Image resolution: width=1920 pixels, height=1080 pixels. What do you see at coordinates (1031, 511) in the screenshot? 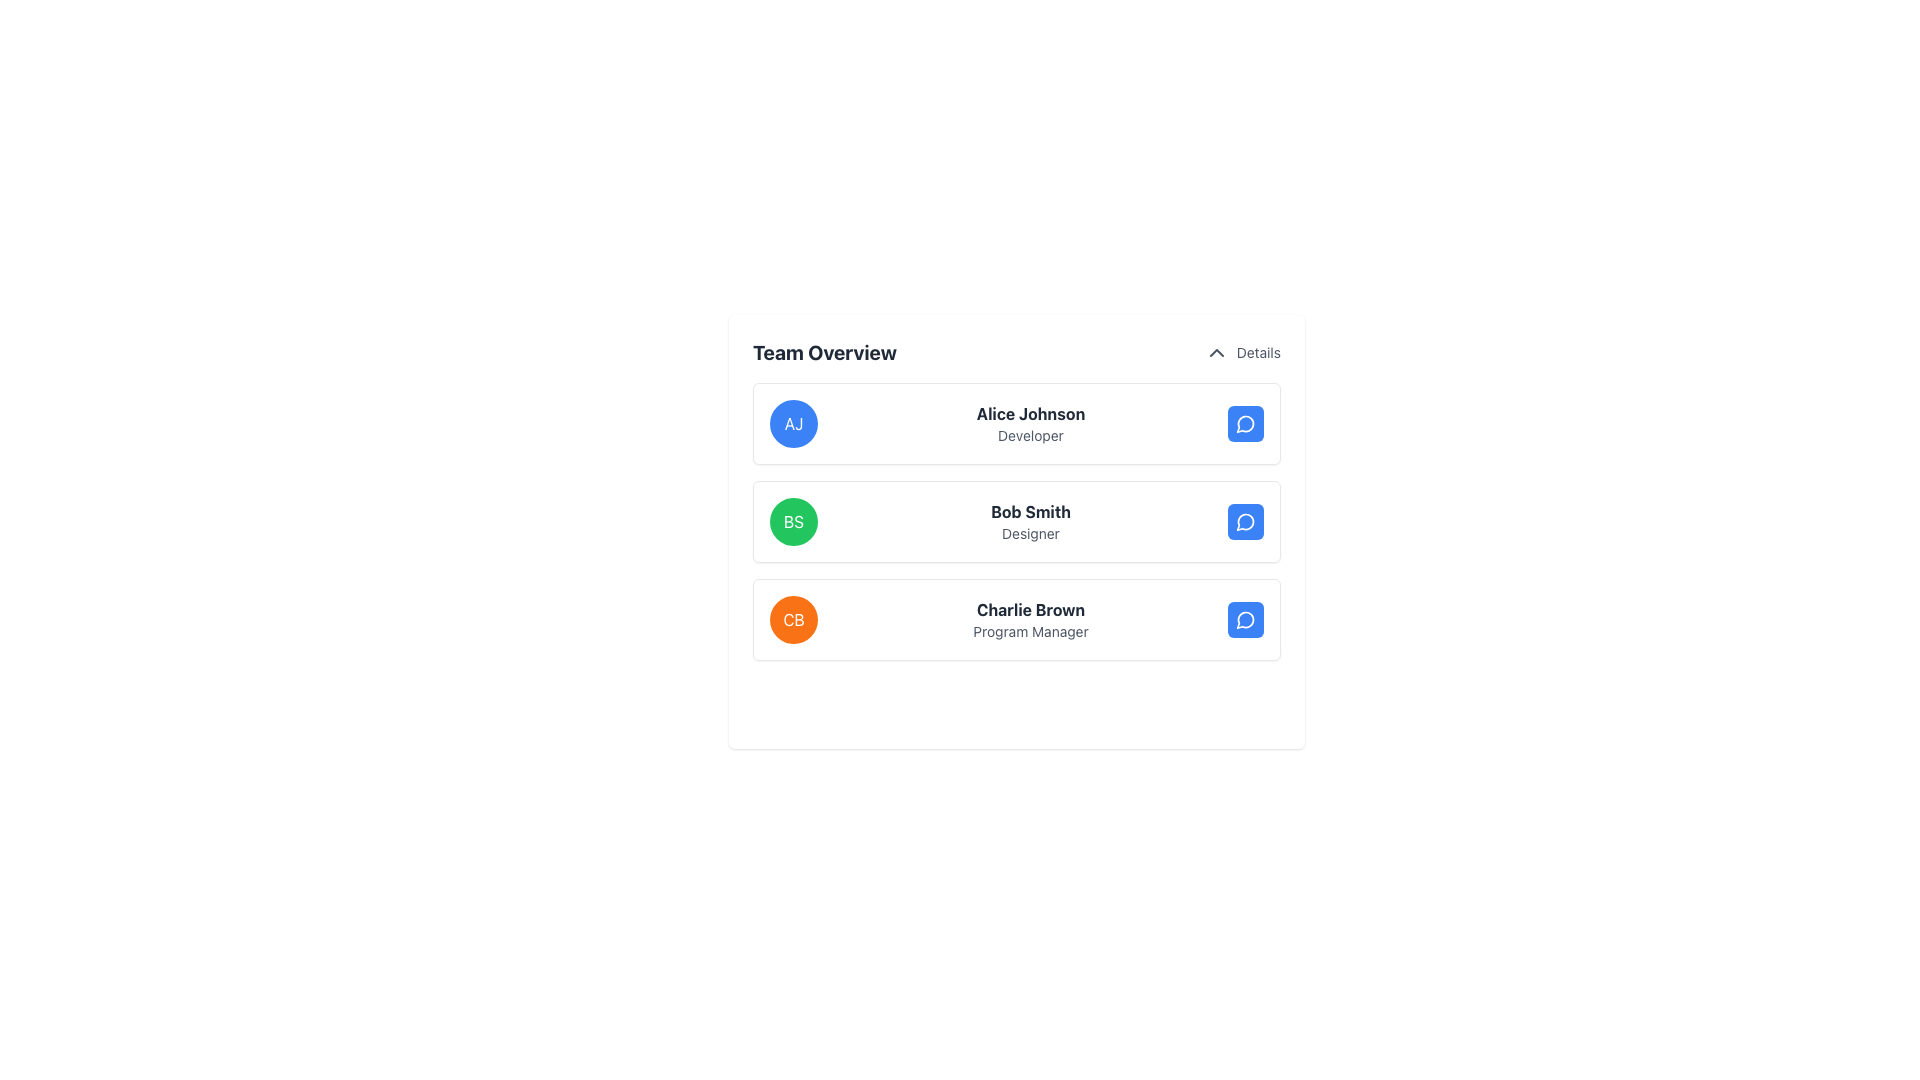
I see `the 'Bob Smith' text label, which displays the full name of an individual, positioned centrally in the second row of the list structure, to the right of the green 'BS' icon and above the 'Designer' label` at bounding box center [1031, 511].